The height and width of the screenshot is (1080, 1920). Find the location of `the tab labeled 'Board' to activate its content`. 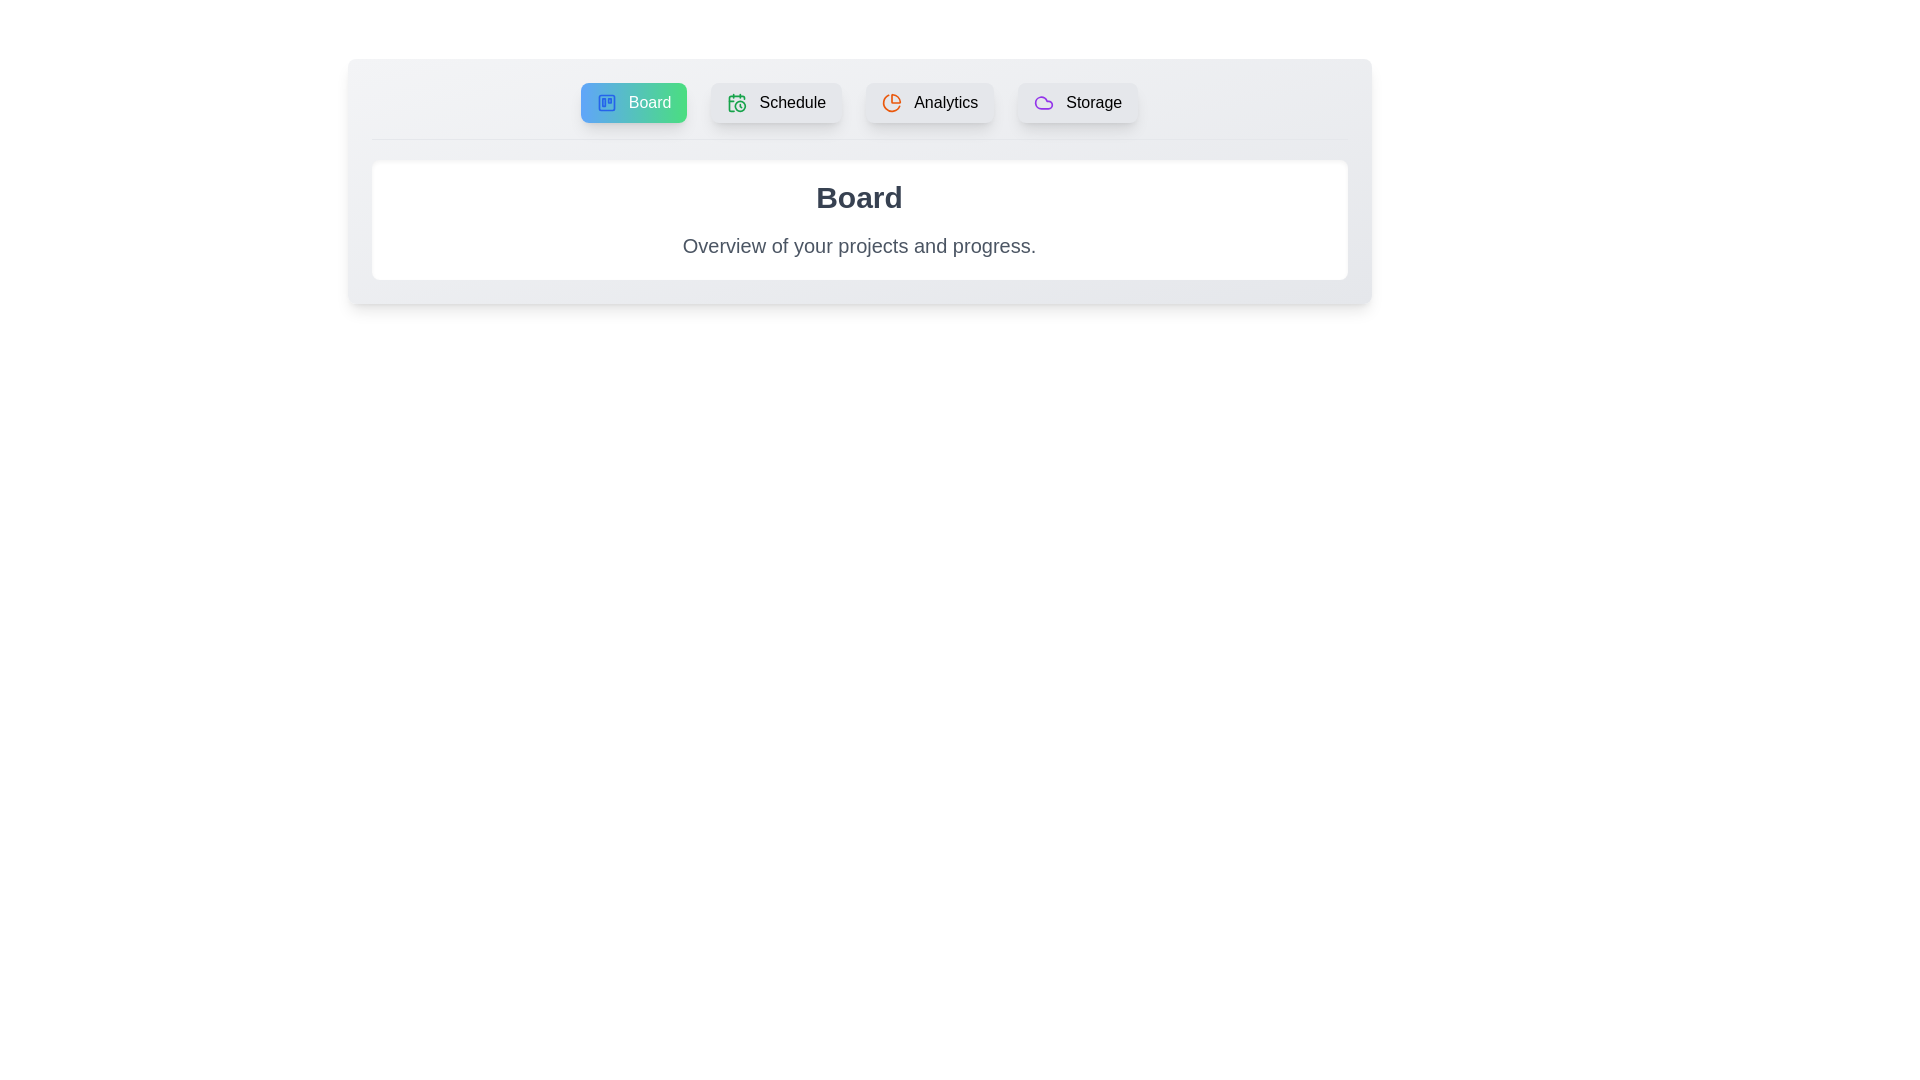

the tab labeled 'Board' to activate its content is located at coordinates (633, 103).